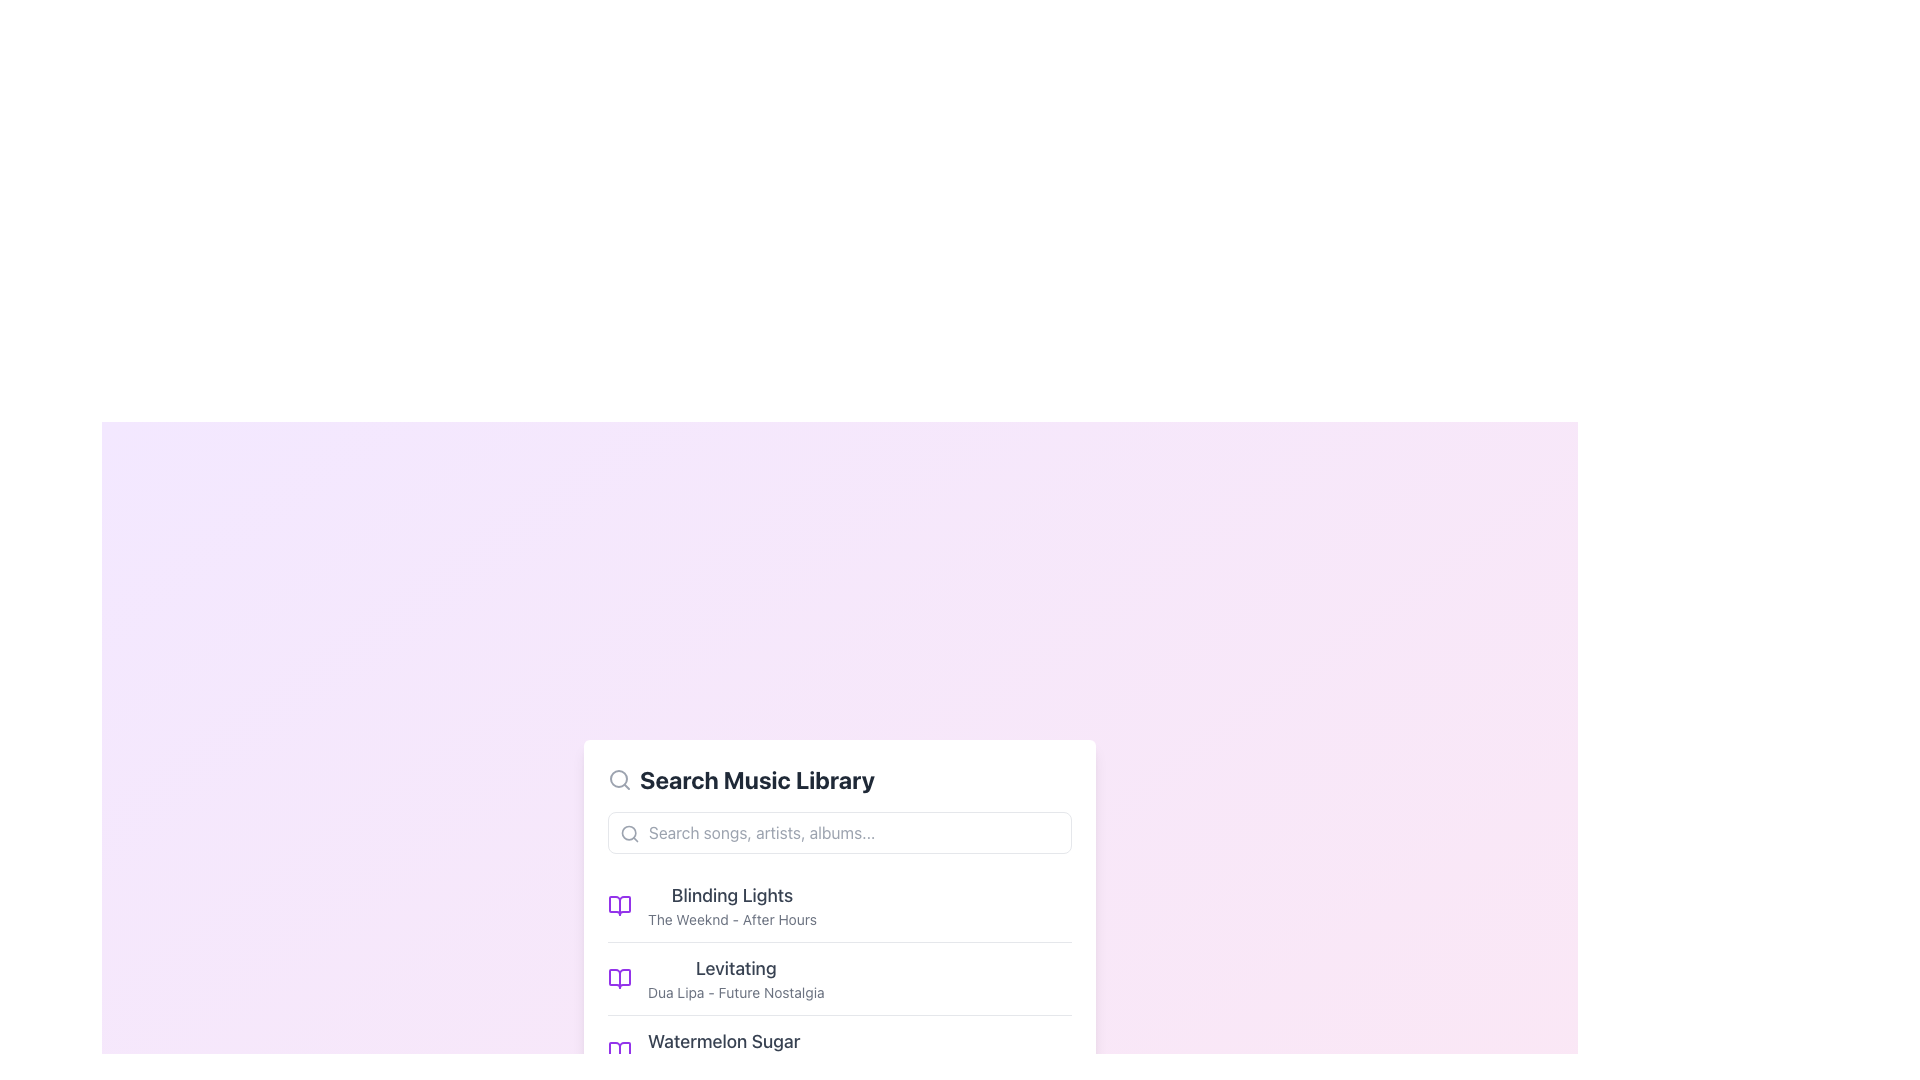 This screenshot has width=1920, height=1080. What do you see at coordinates (731, 905) in the screenshot?
I see `the song entry displayed in the 'Search Music Library' section` at bounding box center [731, 905].